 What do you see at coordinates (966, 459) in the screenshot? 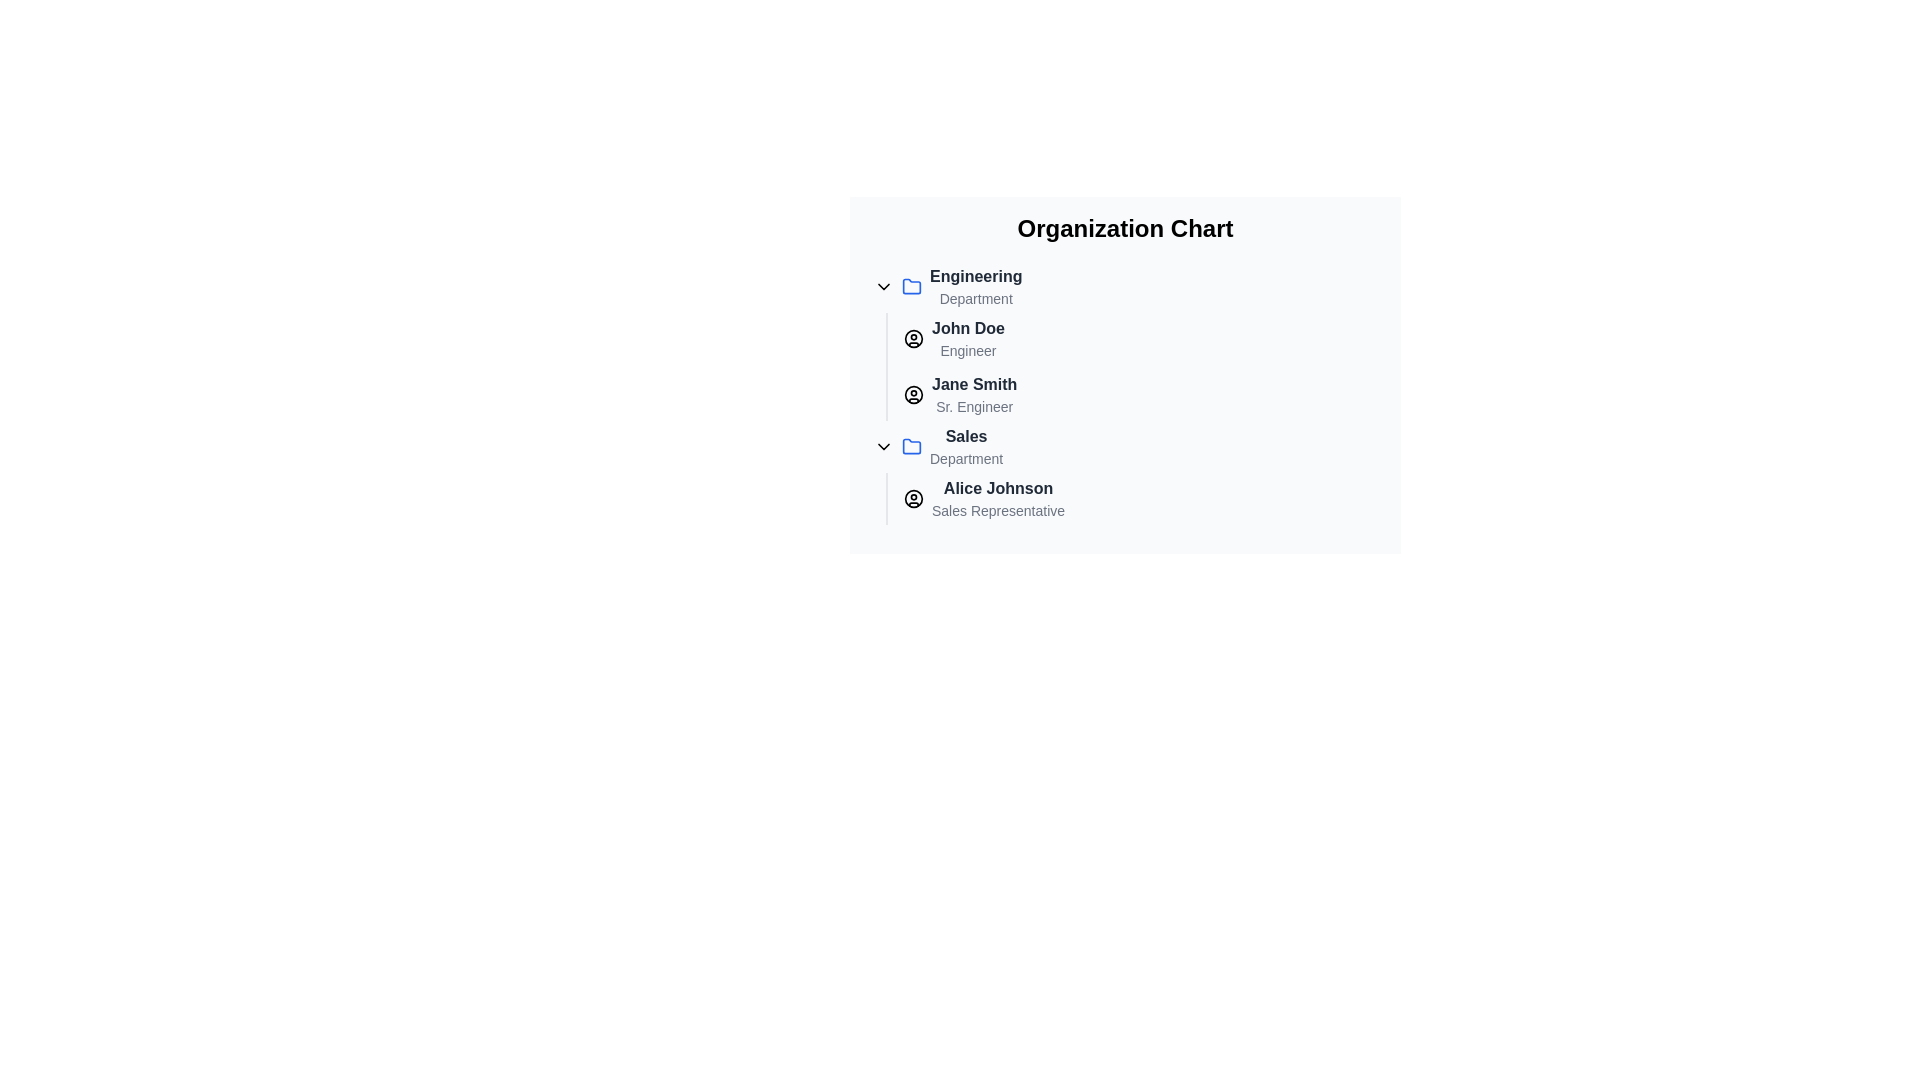
I see `'Sales' text label located within the 'Sales' group in the organization chart, positioned directly below the 'Sales' title` at bounding box center [966, 459].